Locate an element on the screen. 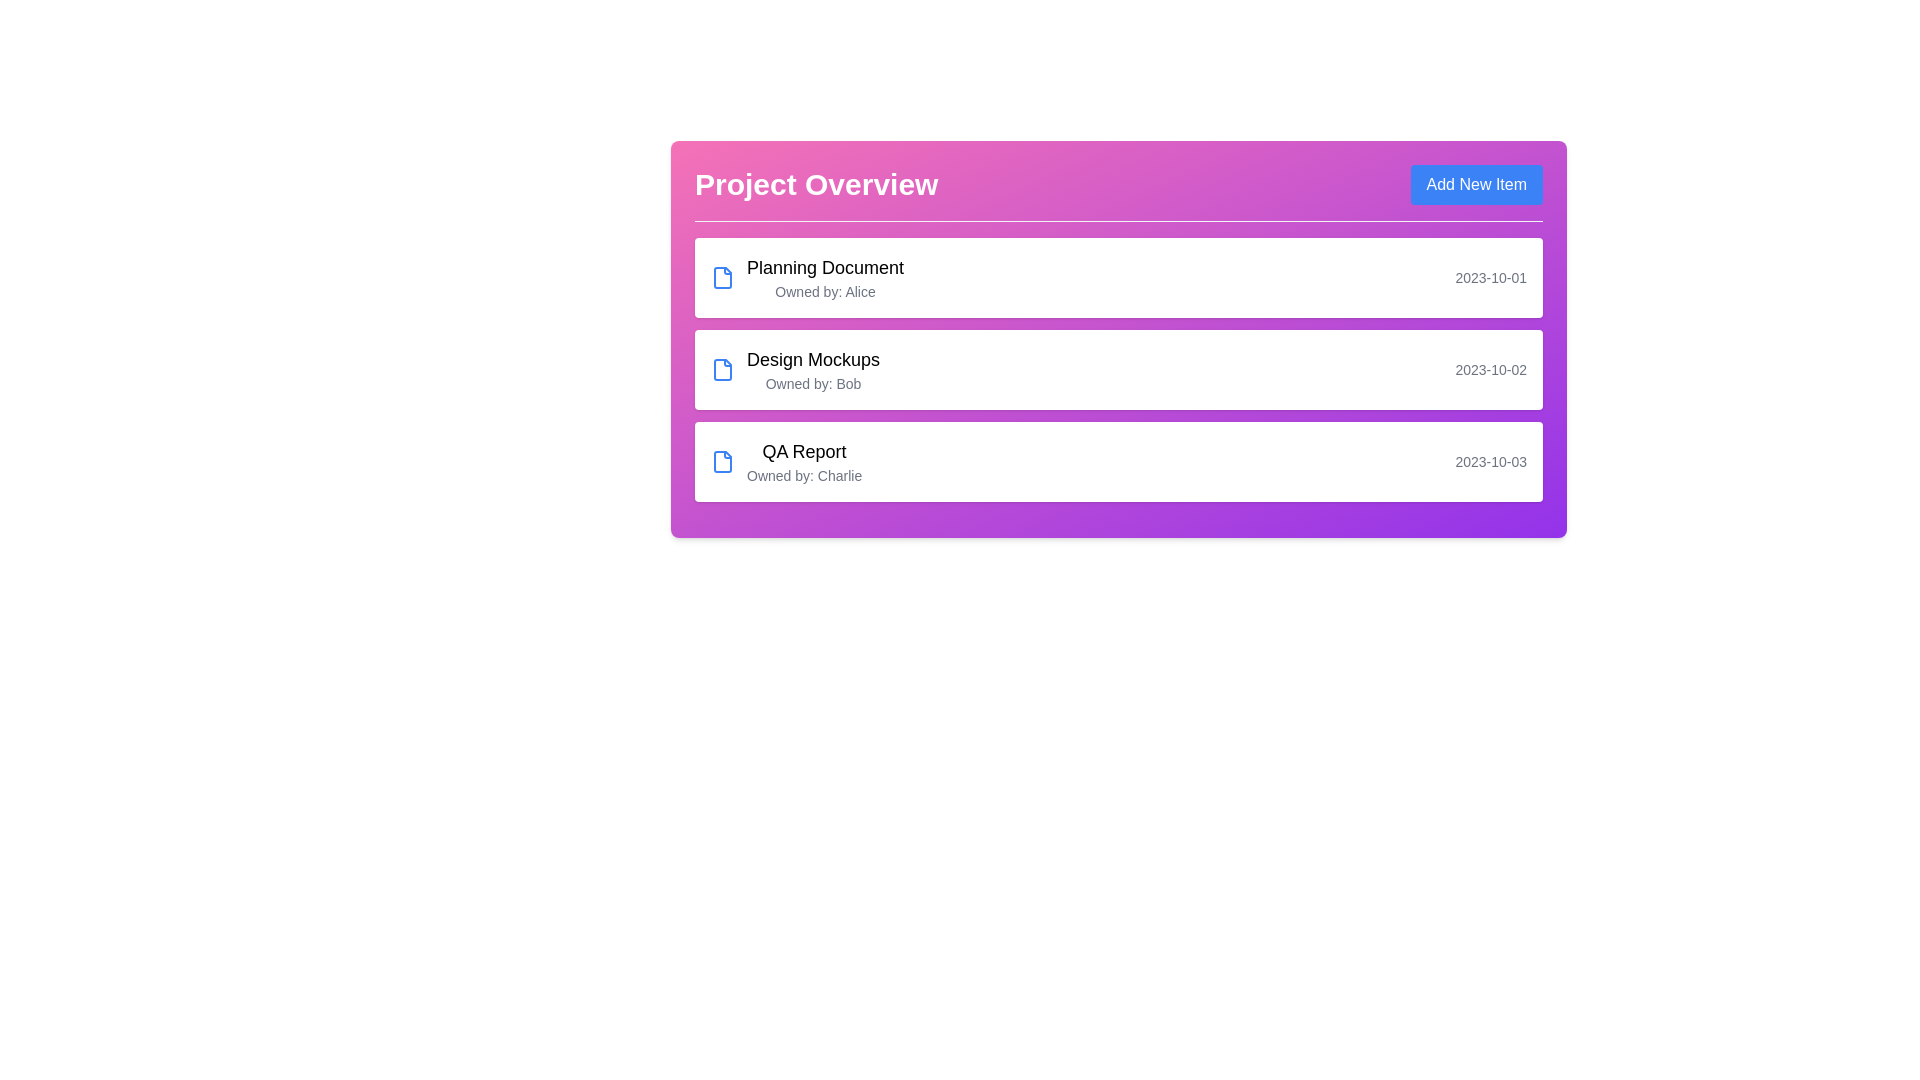 This screenshot has height=1080, width=1920. the Text label displaying '2023-10-01' styled in a small, gray font located at the bottom-right of the project details section is located at coordinates (1491, 277).